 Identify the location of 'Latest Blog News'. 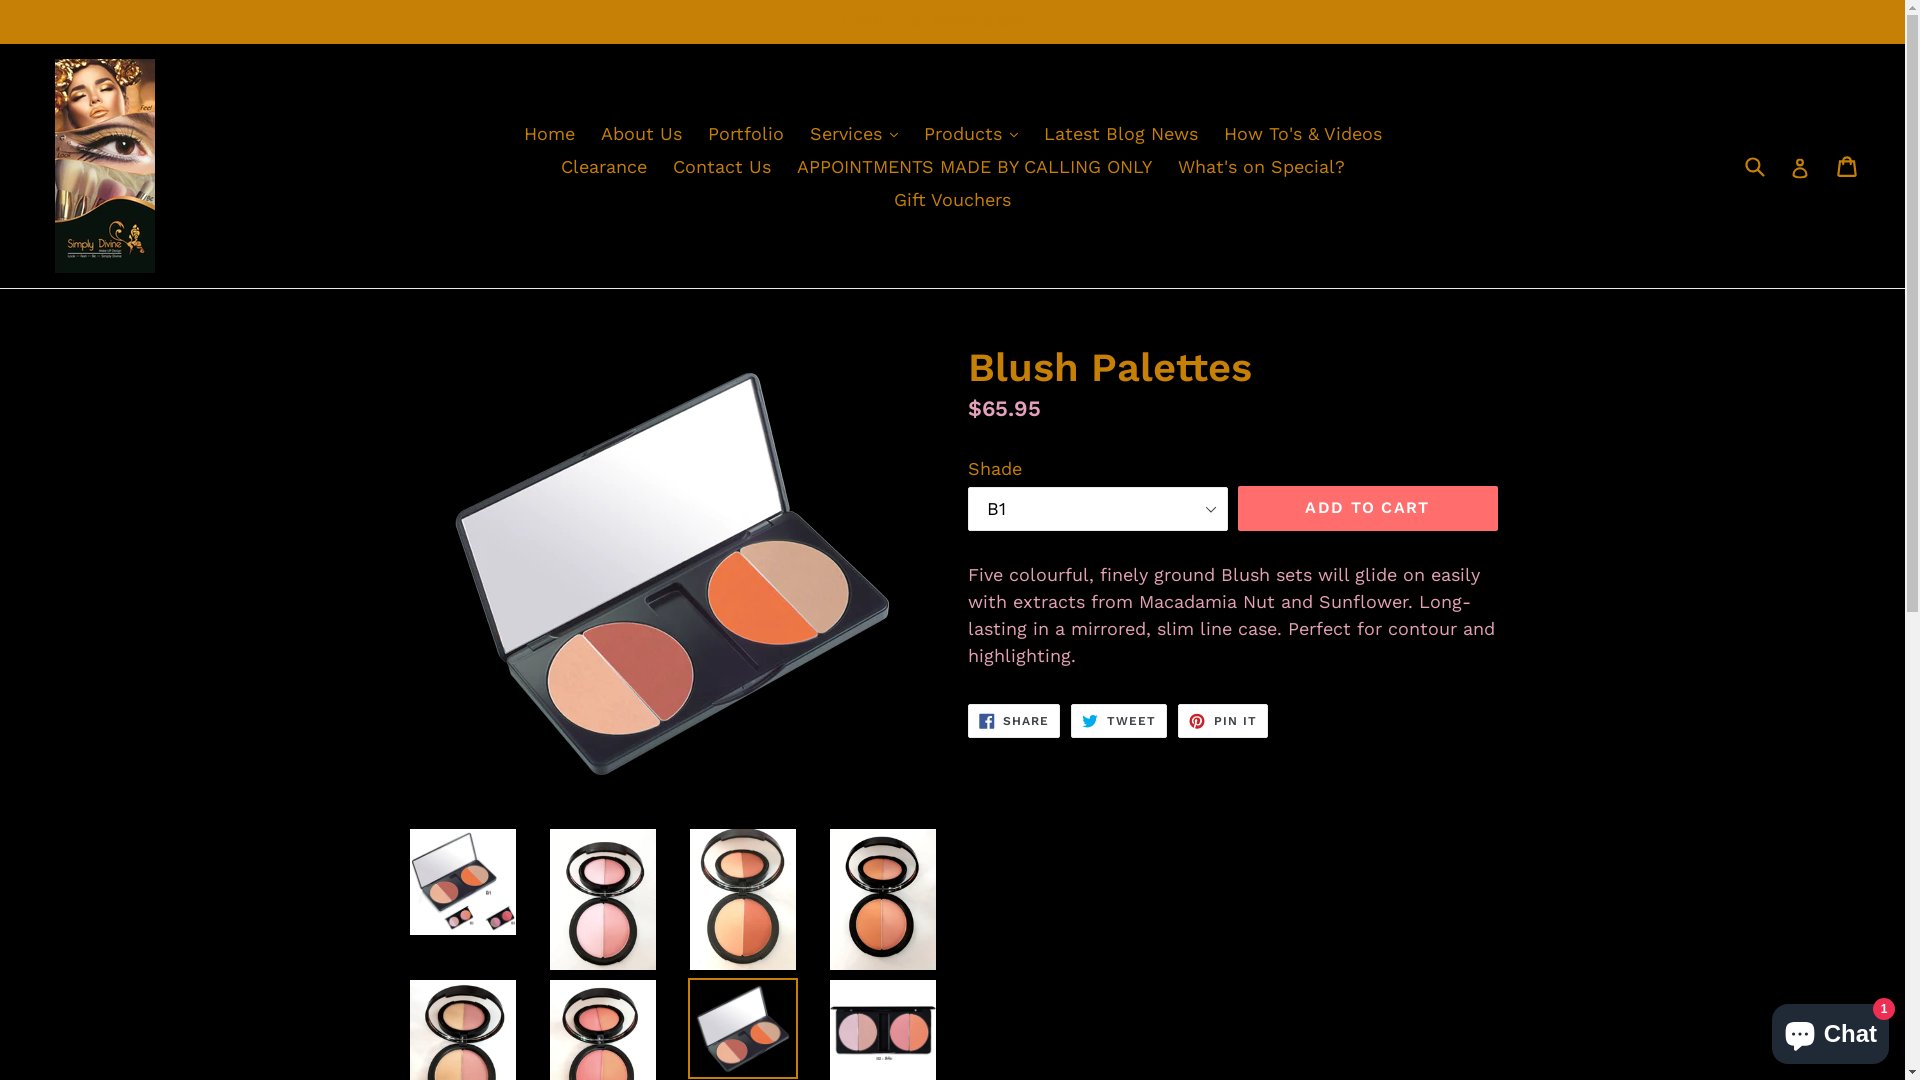
(1033, 132).